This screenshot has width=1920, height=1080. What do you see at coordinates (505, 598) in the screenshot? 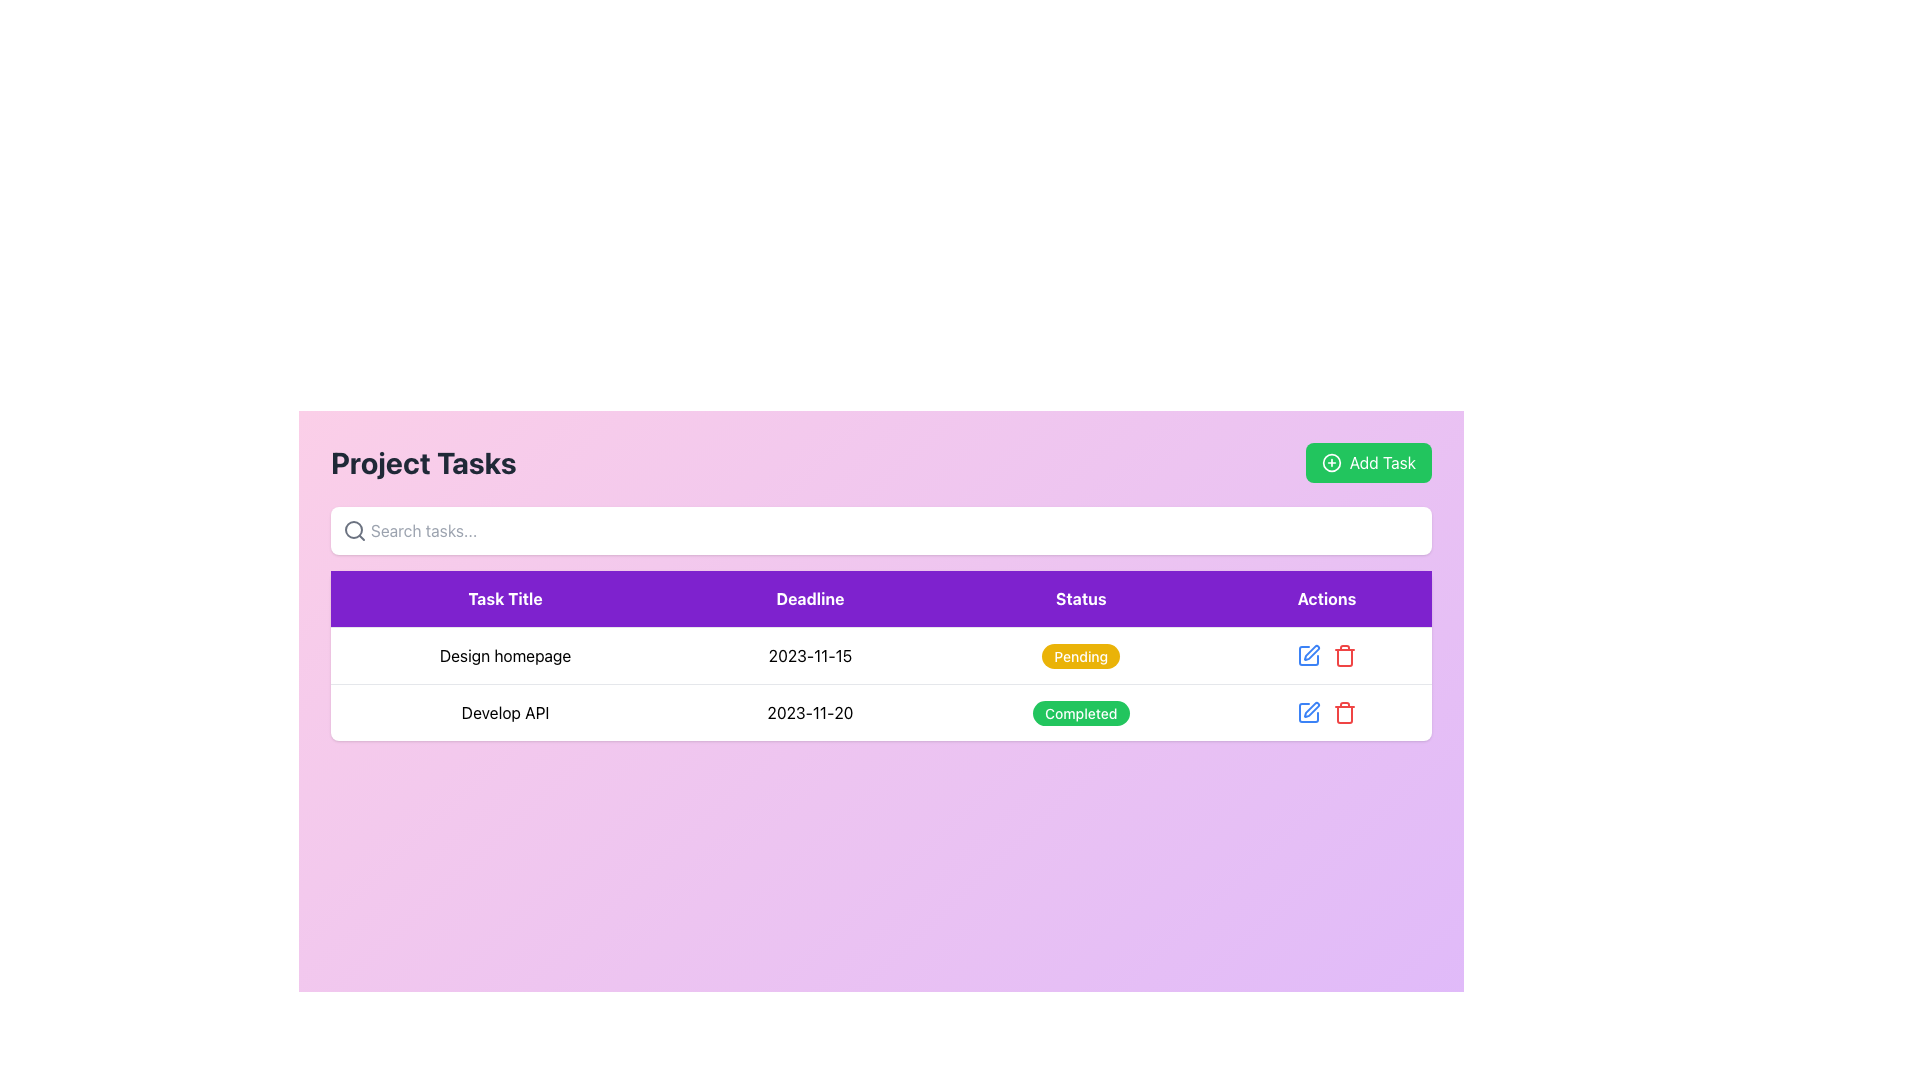
I see `the text header 'Task Title' which is the first header in a purple background table header` at bounding box center [505, 598].